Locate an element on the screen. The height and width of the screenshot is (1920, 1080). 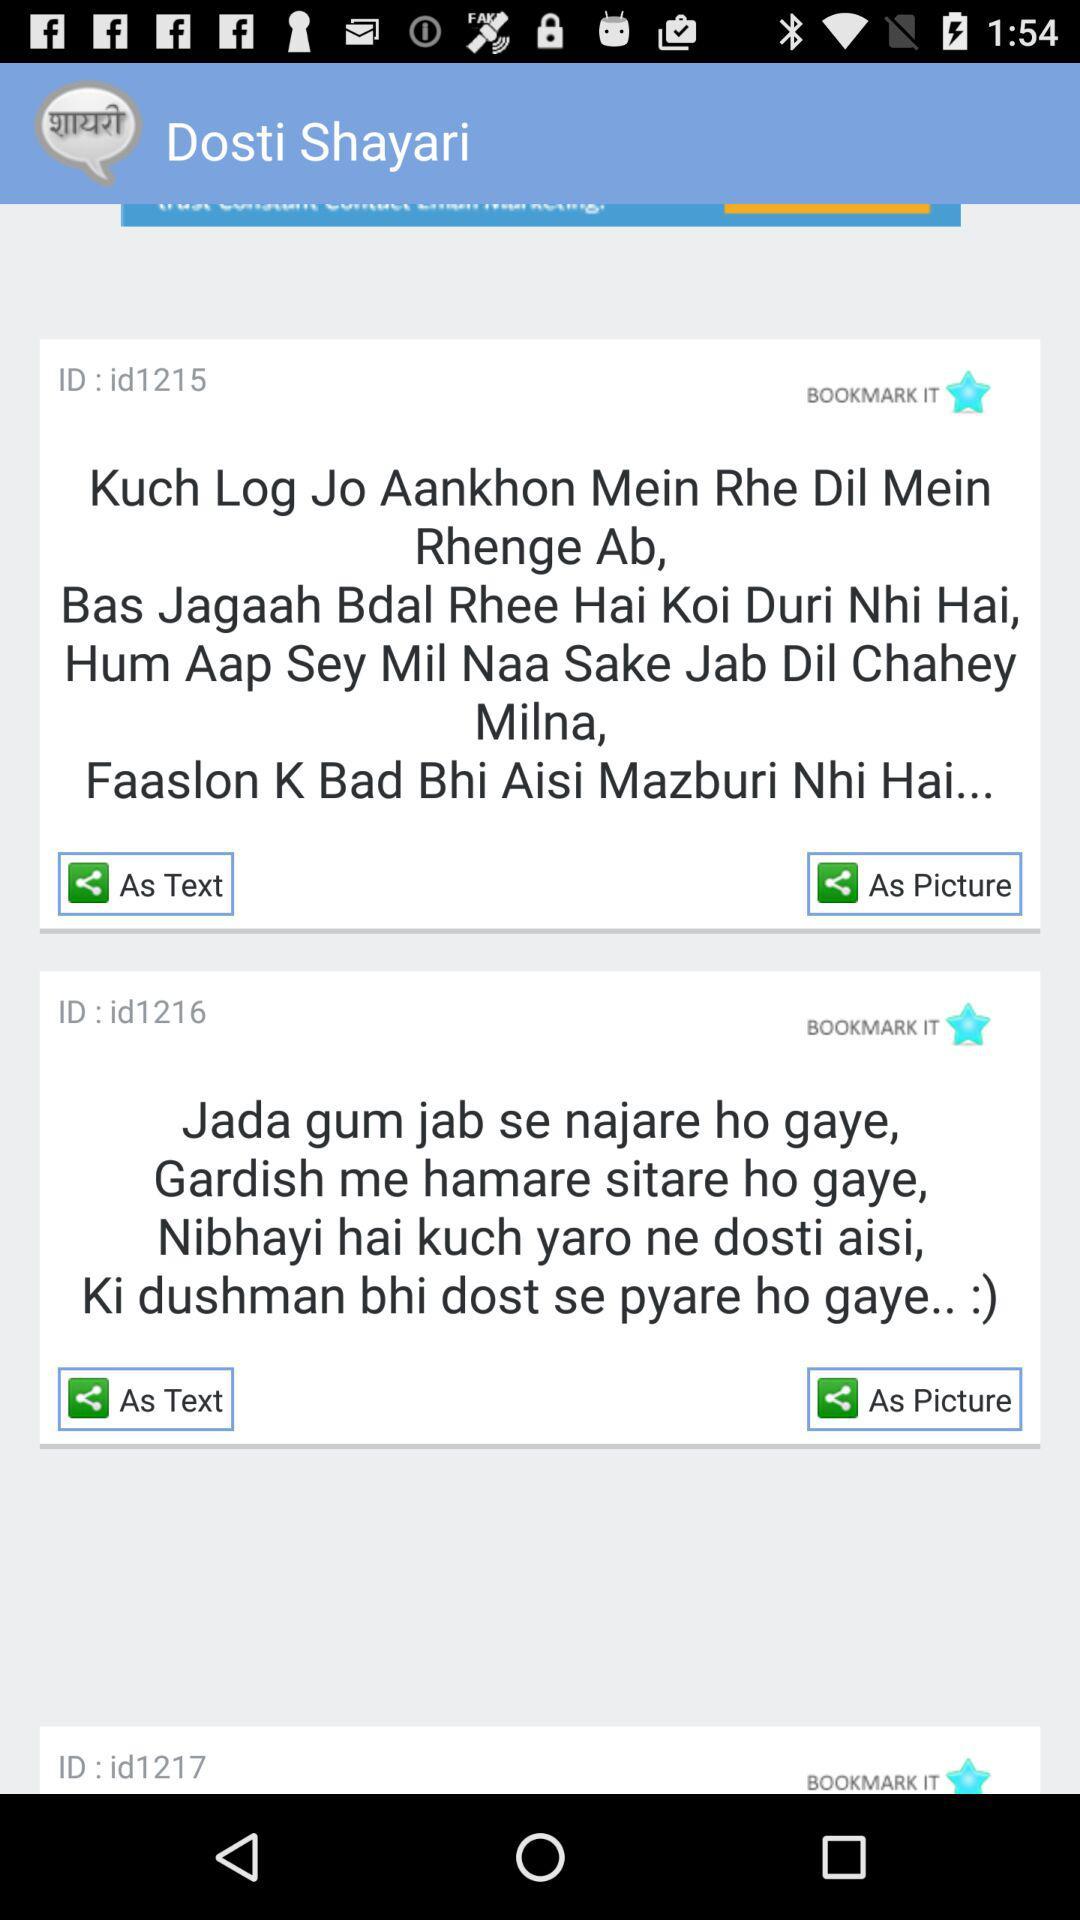
the icon above the id : id item is located at coordinates (540, 253).